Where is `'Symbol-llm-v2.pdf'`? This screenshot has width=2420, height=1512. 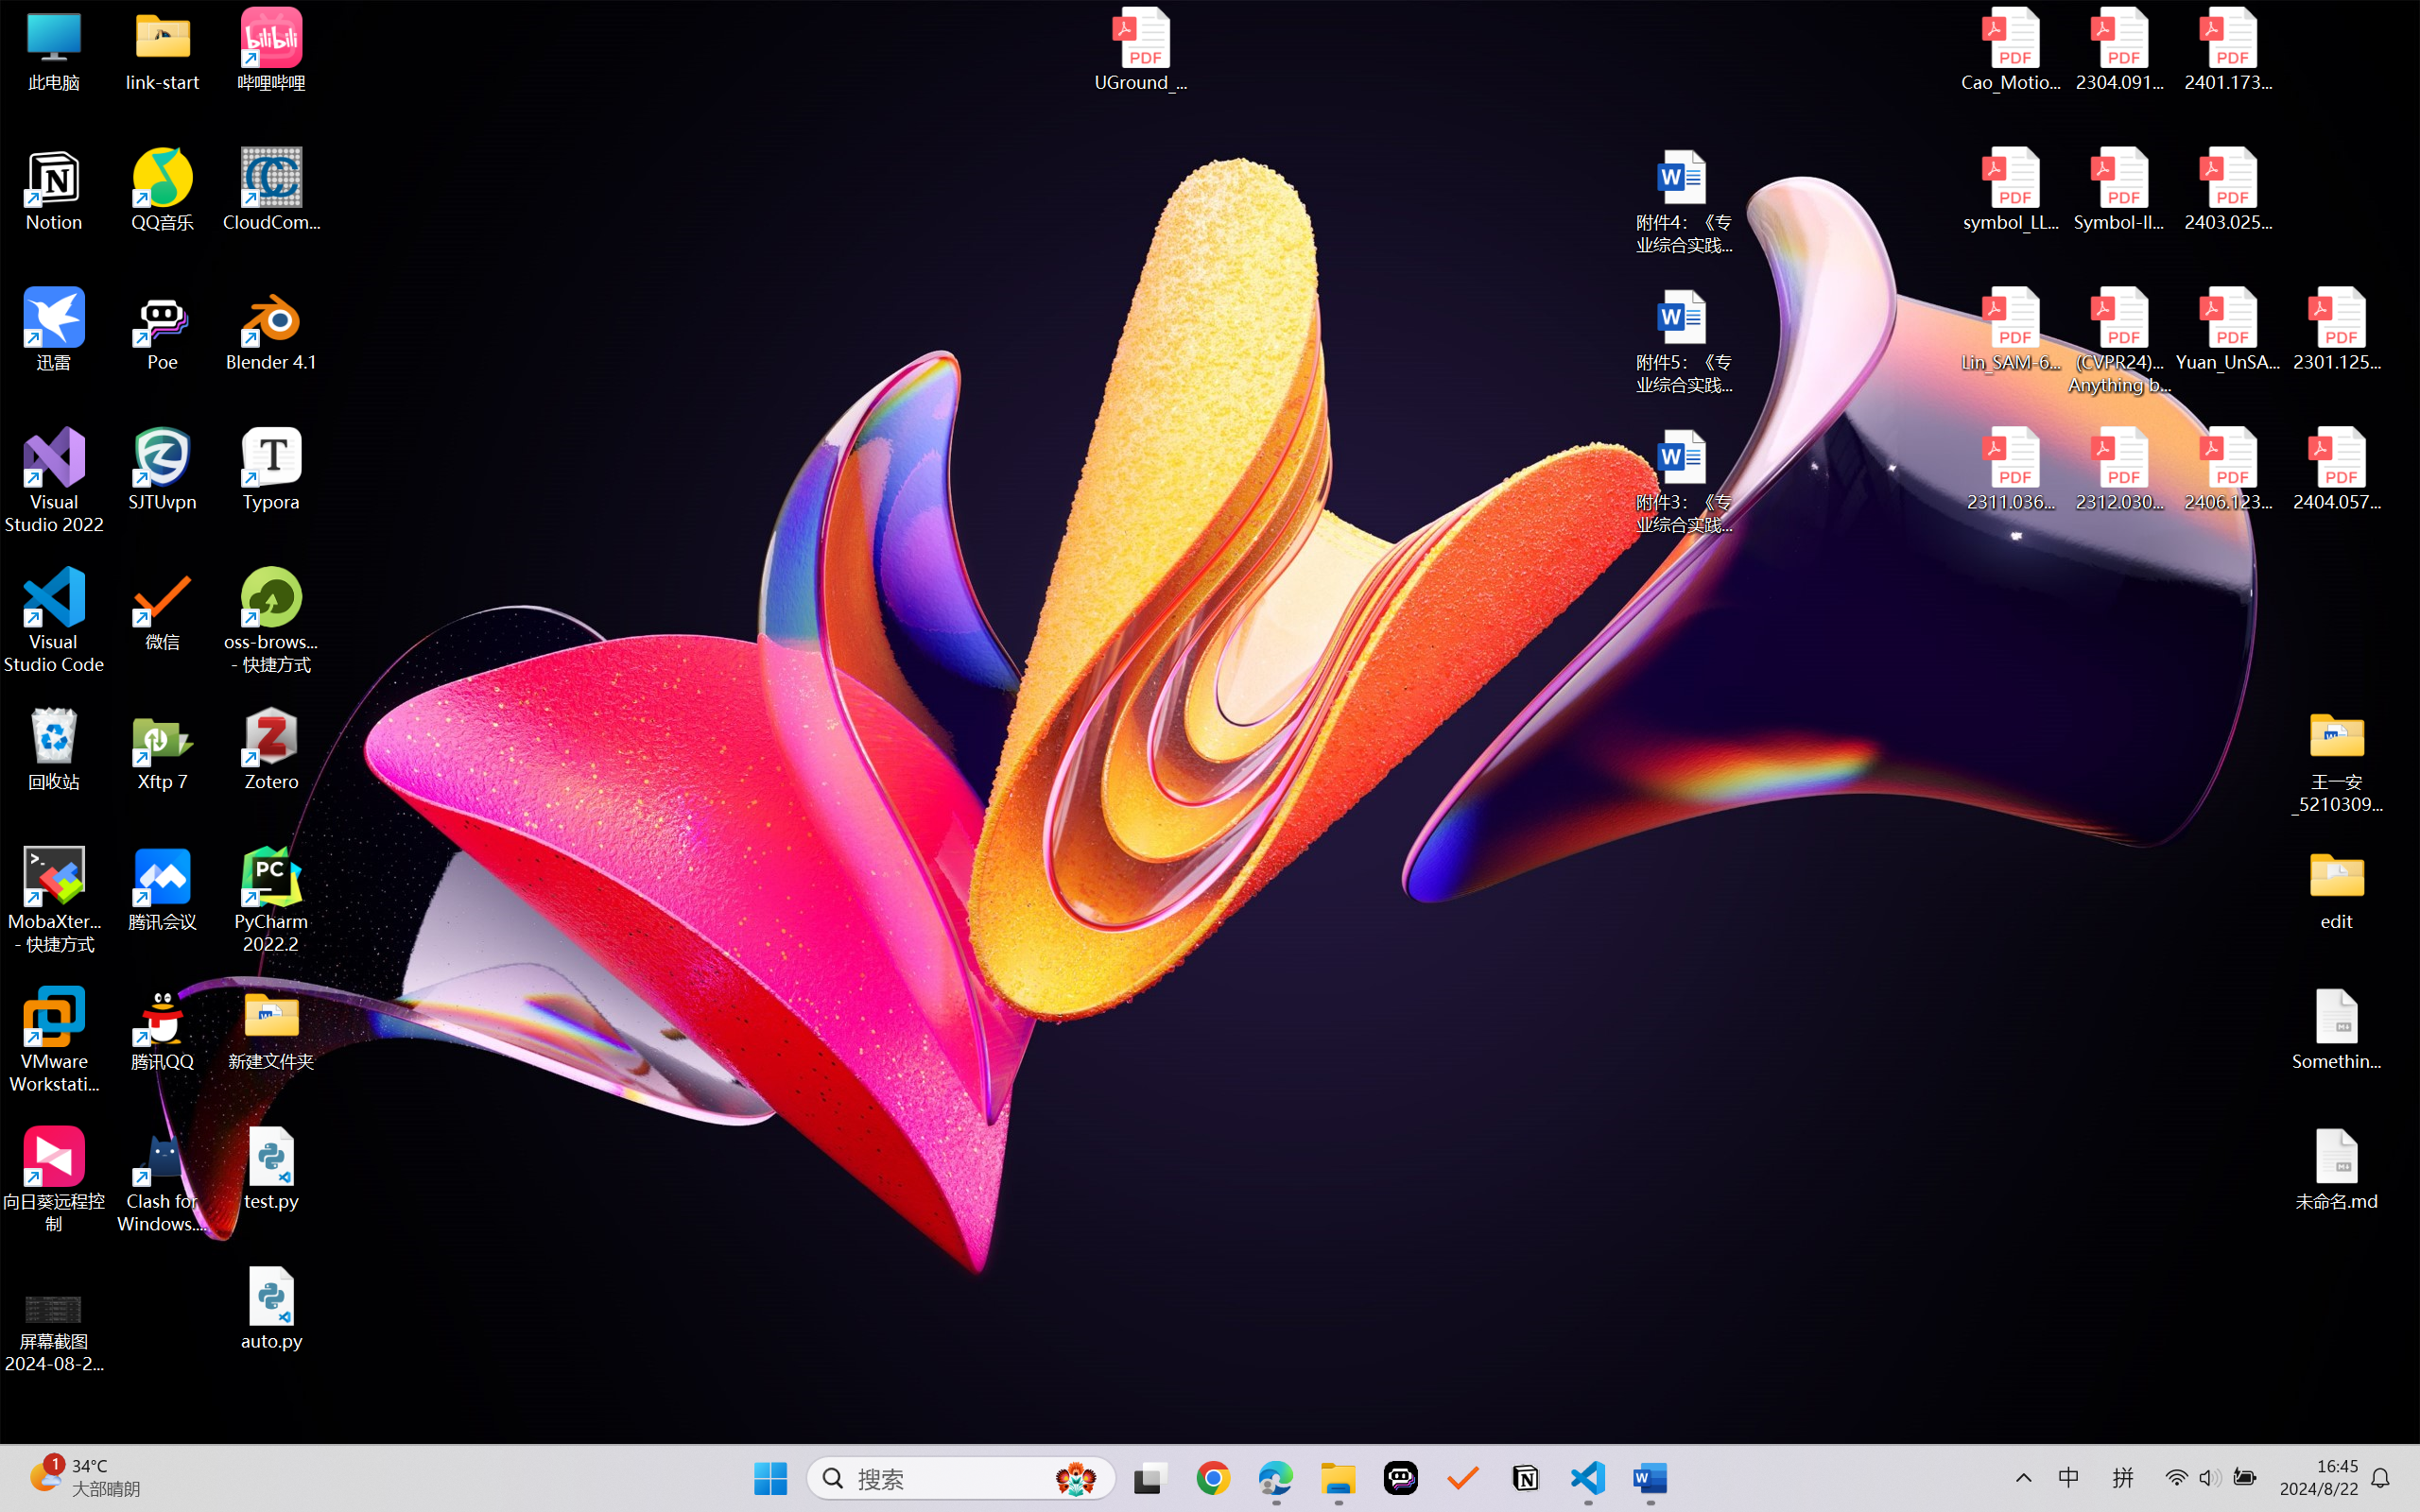
'Symbol-llm-v2.pdf' is located at coordinates (2118, 190).